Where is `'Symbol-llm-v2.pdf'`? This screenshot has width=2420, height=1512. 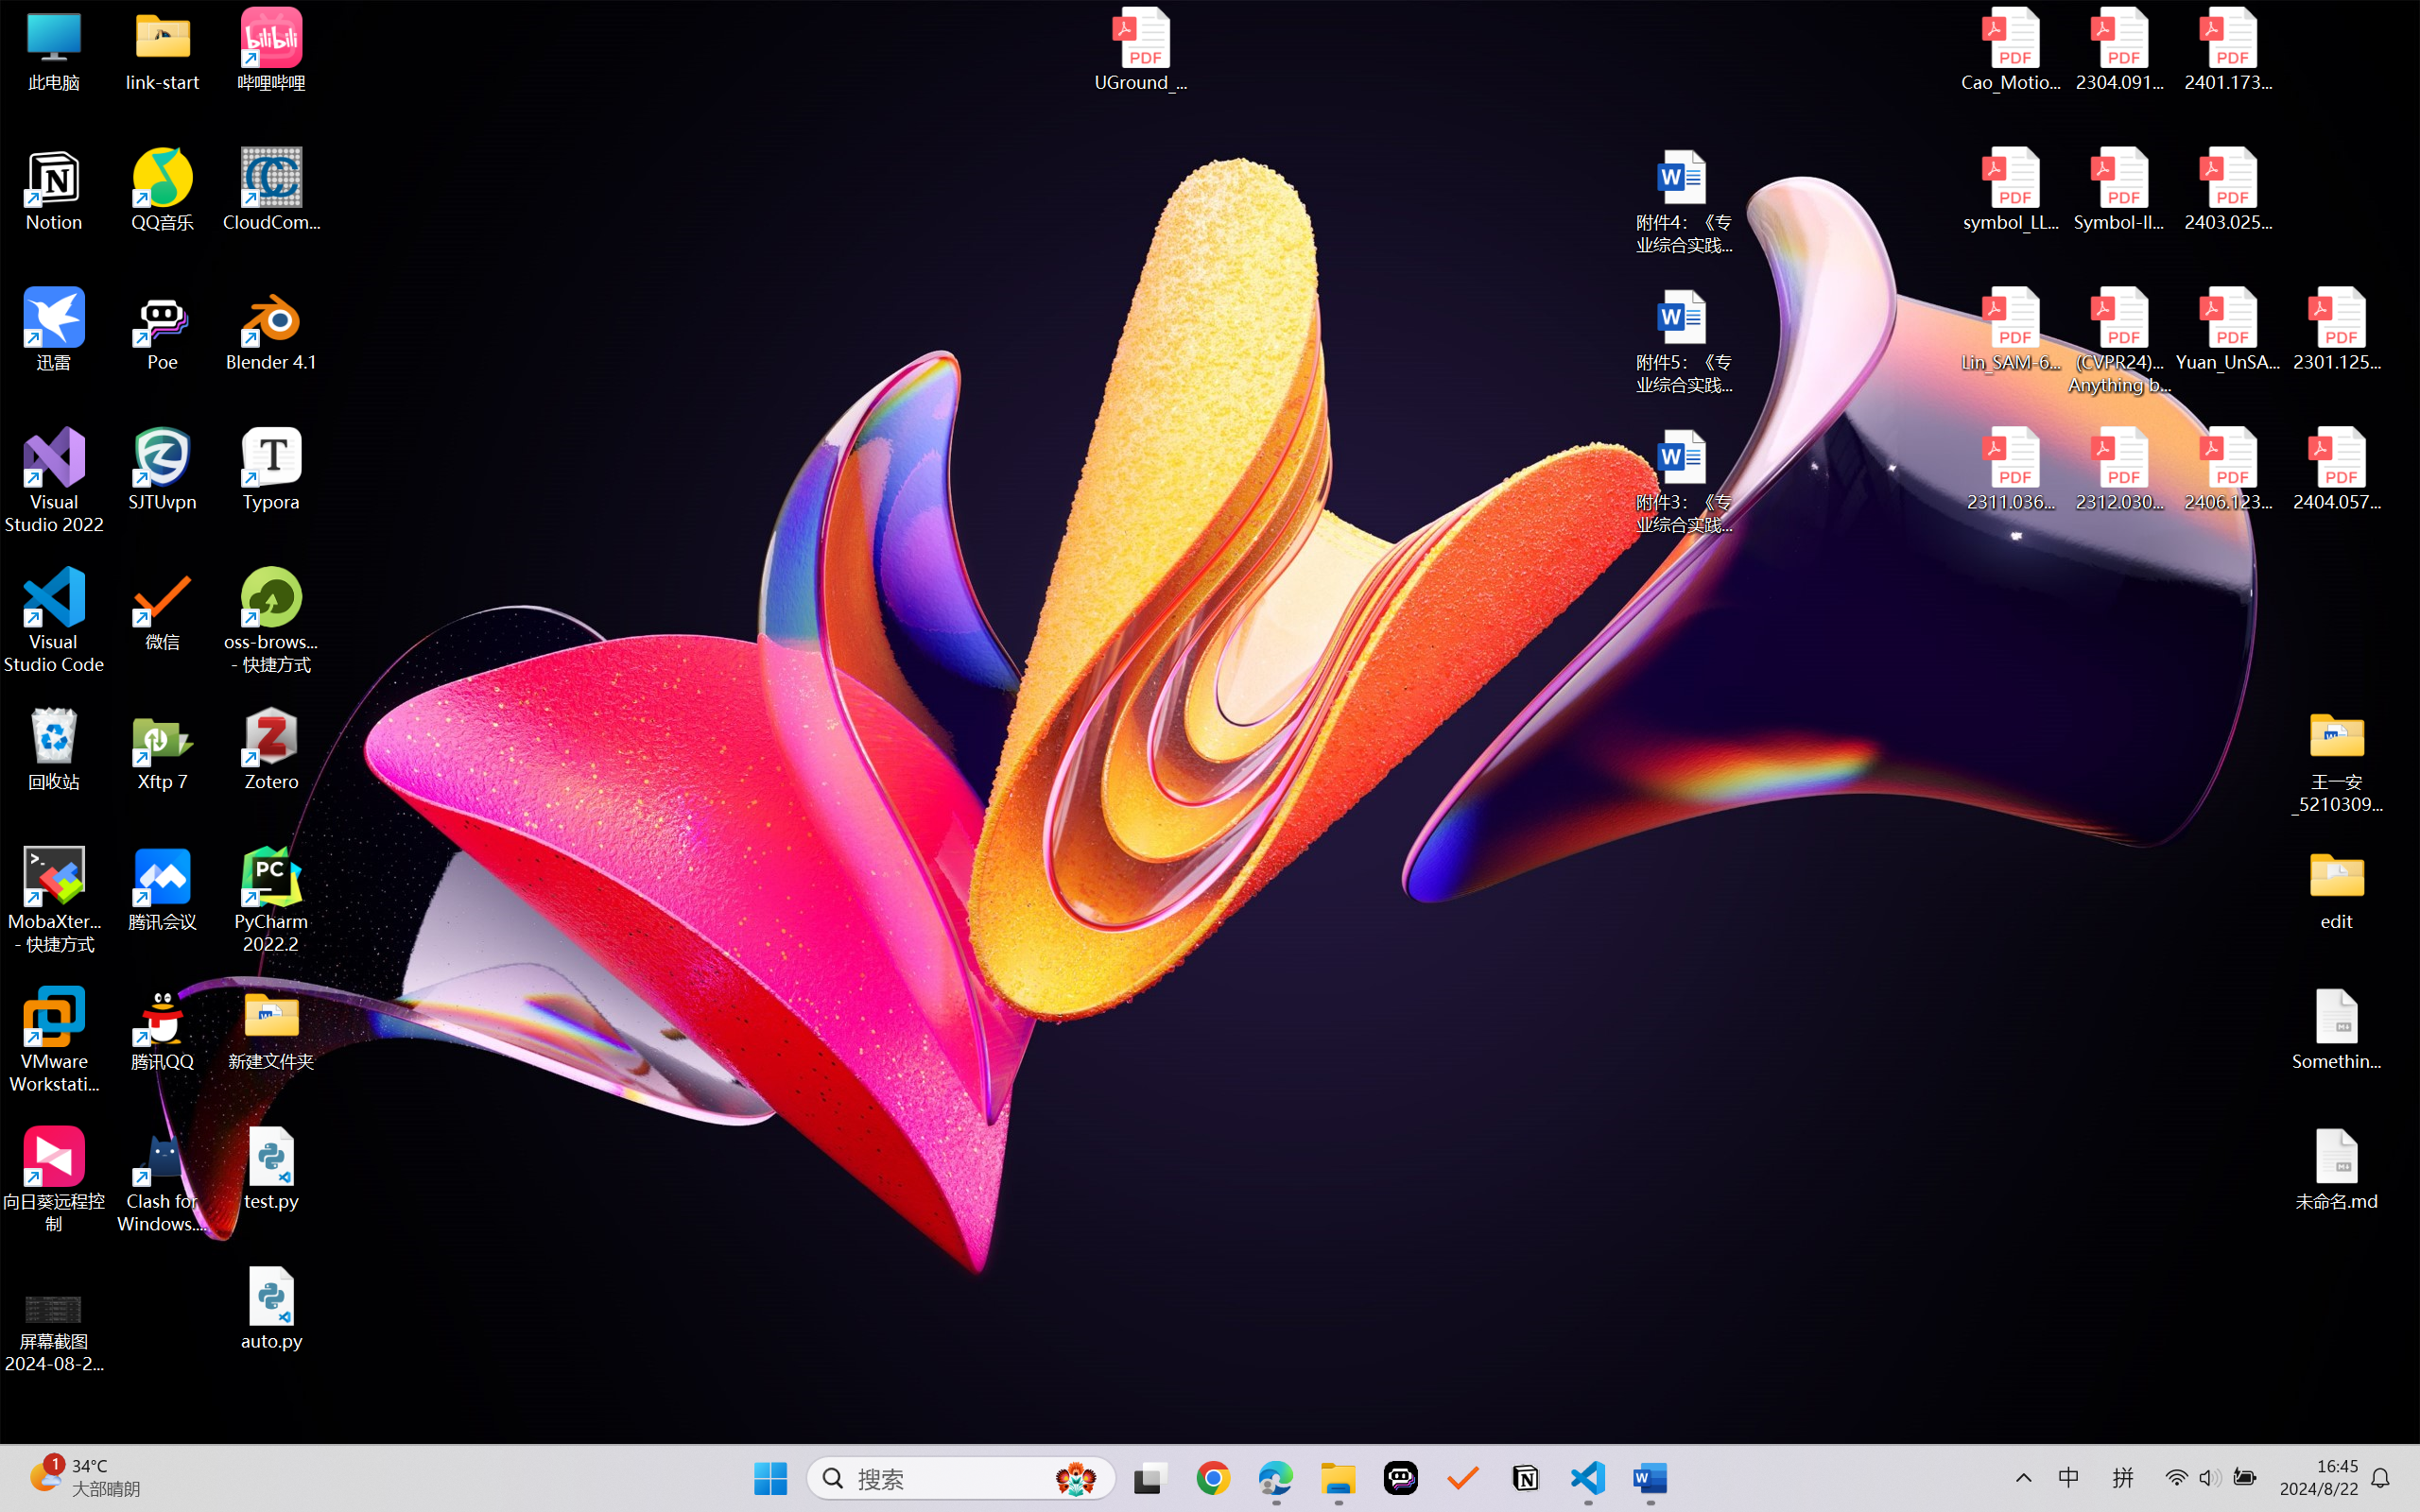
'Symbol-llm-v2.pdf' is located at coordinates (2118, 190).